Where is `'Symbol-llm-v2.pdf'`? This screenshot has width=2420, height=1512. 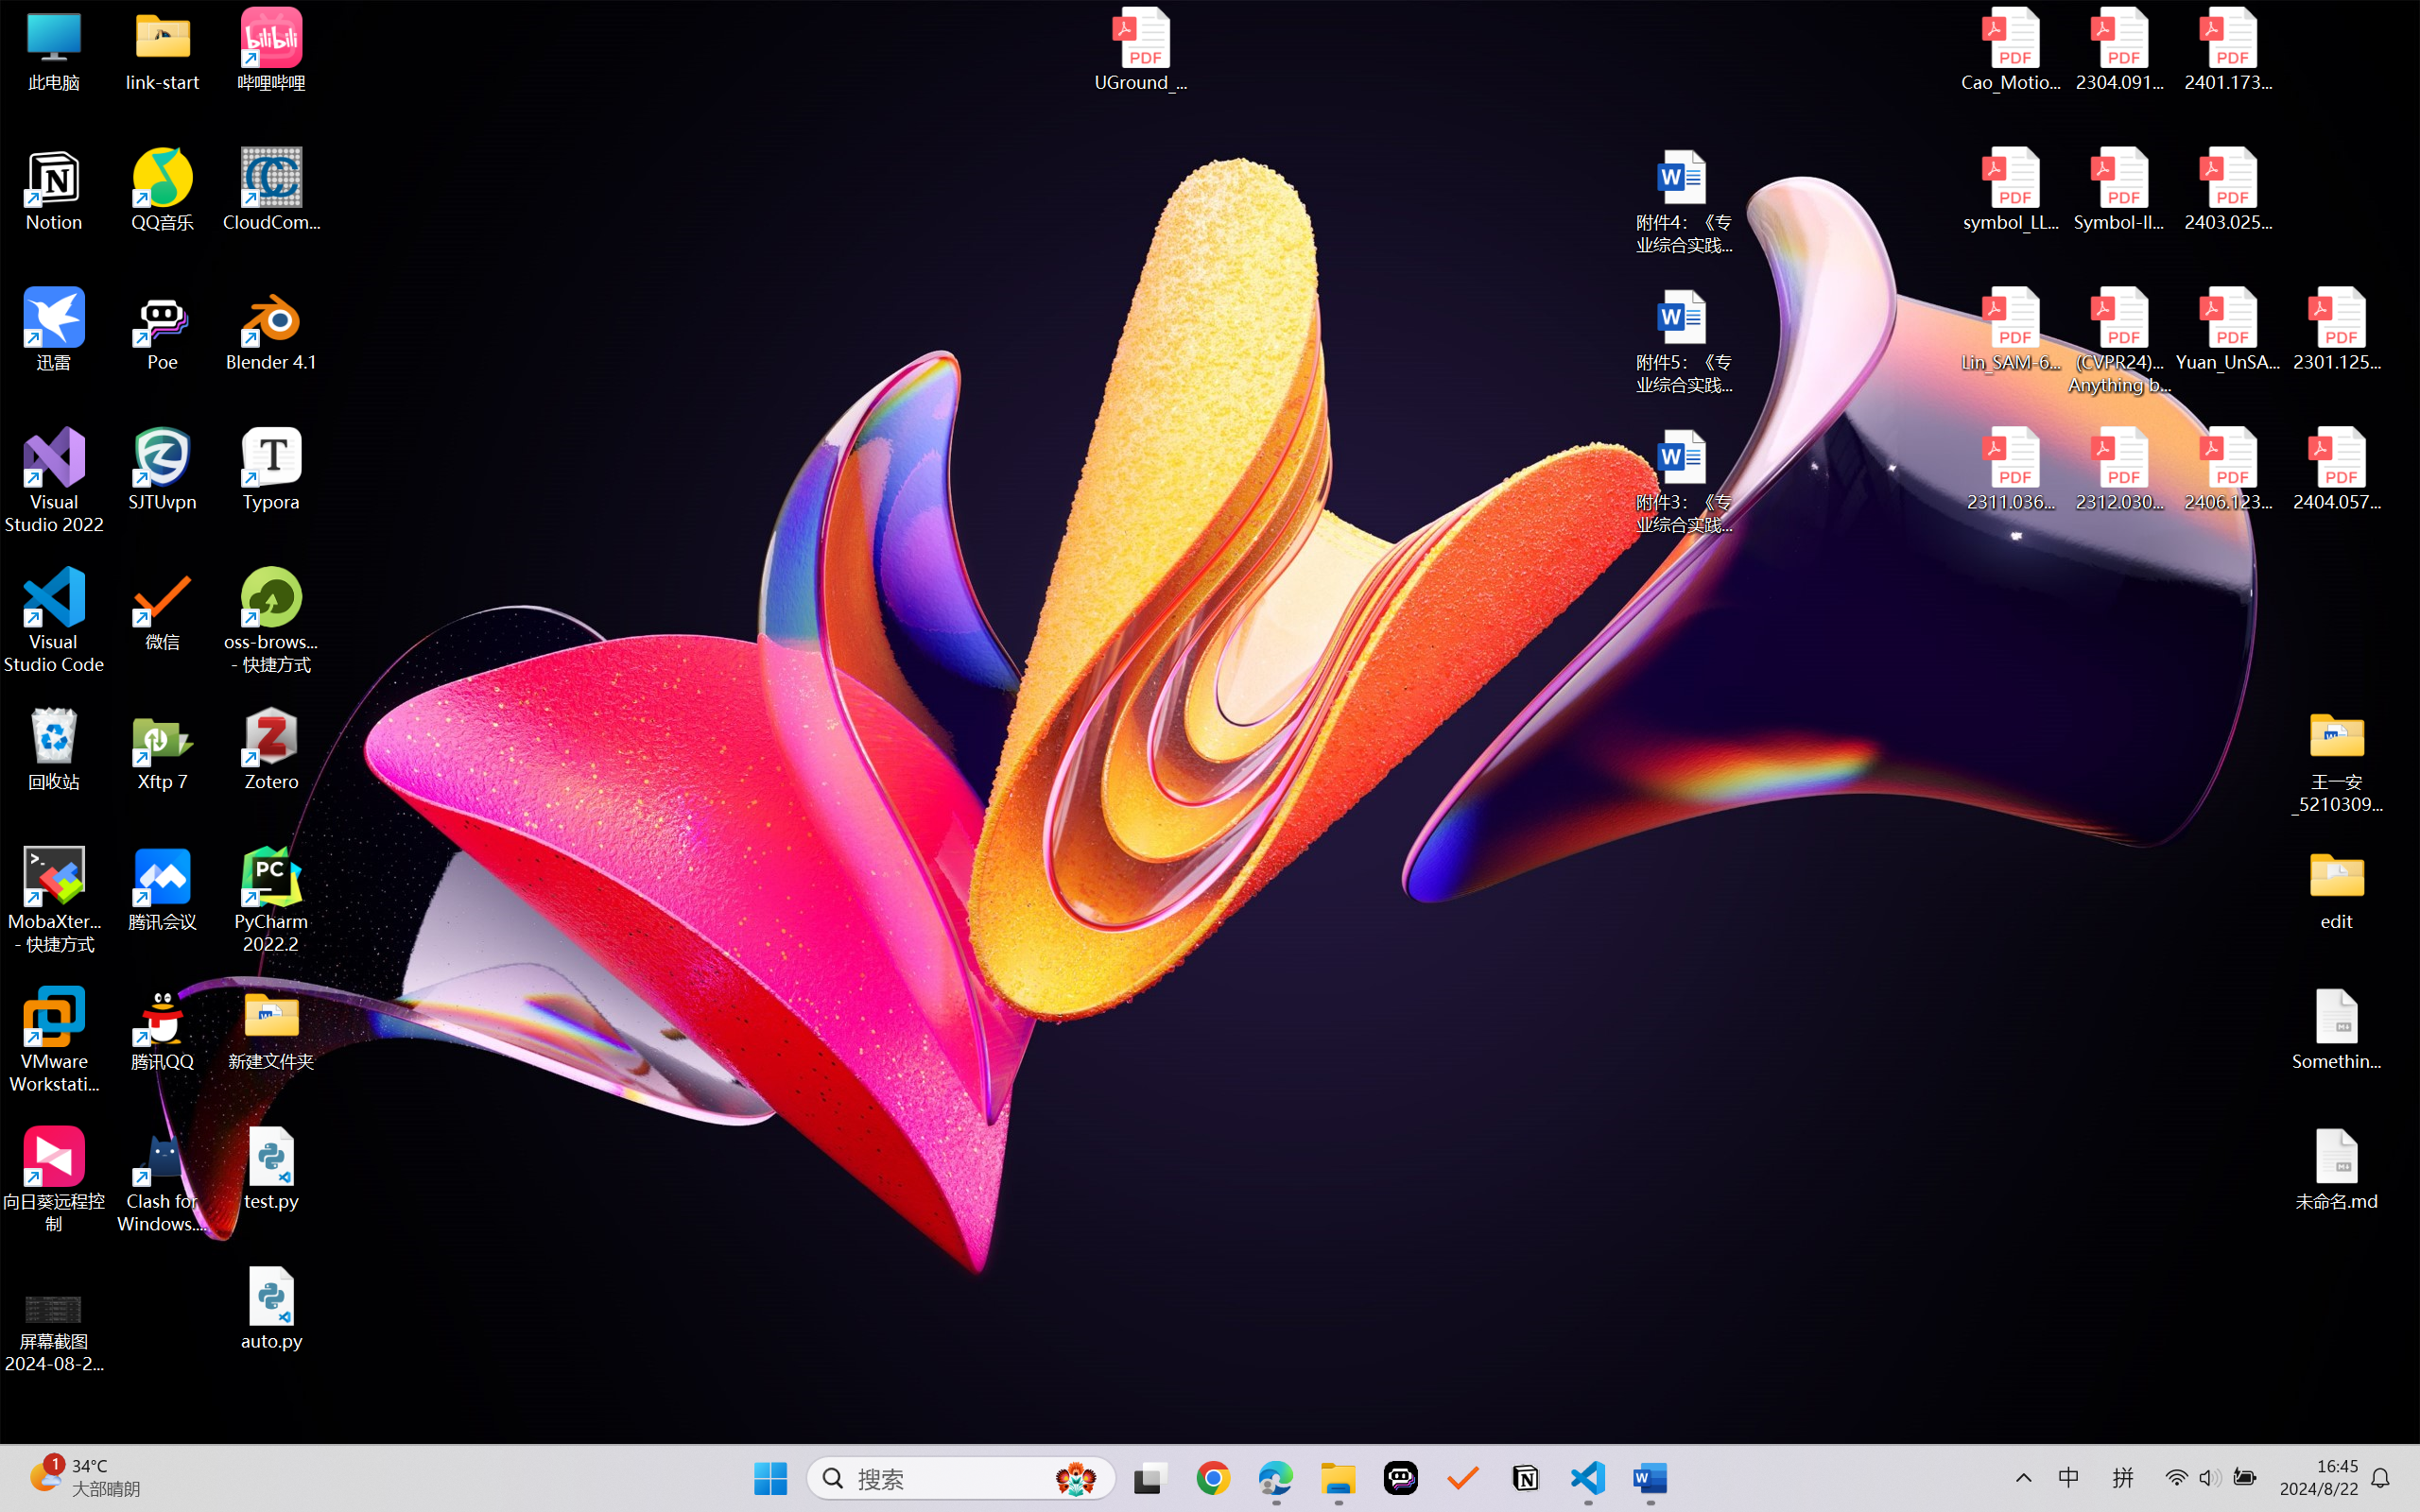
'Symbol-llm-v2.pdf' is located at coordinates (2118, 190).